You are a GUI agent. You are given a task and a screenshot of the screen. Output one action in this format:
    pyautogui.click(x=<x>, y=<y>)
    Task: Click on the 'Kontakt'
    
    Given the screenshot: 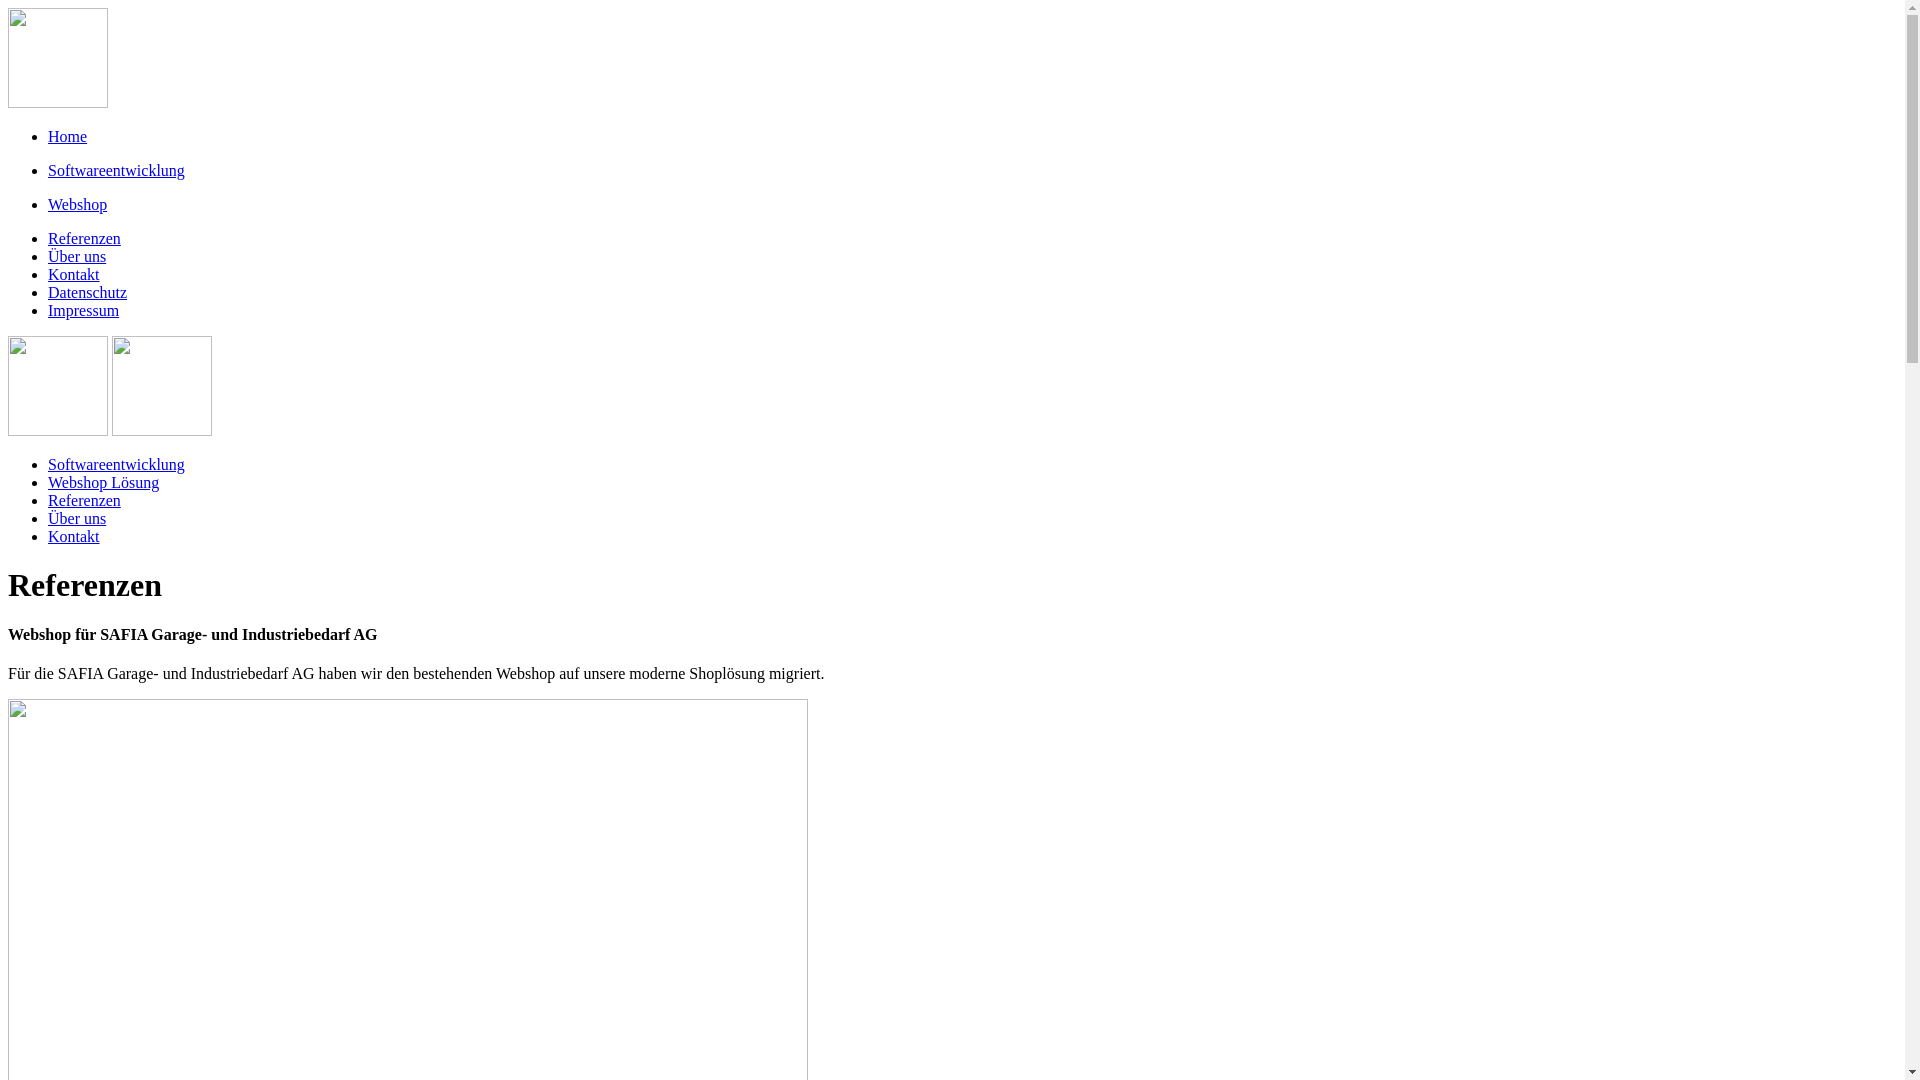 What is the action you would take?
    pyautogui.click(x=73, y=274)
    